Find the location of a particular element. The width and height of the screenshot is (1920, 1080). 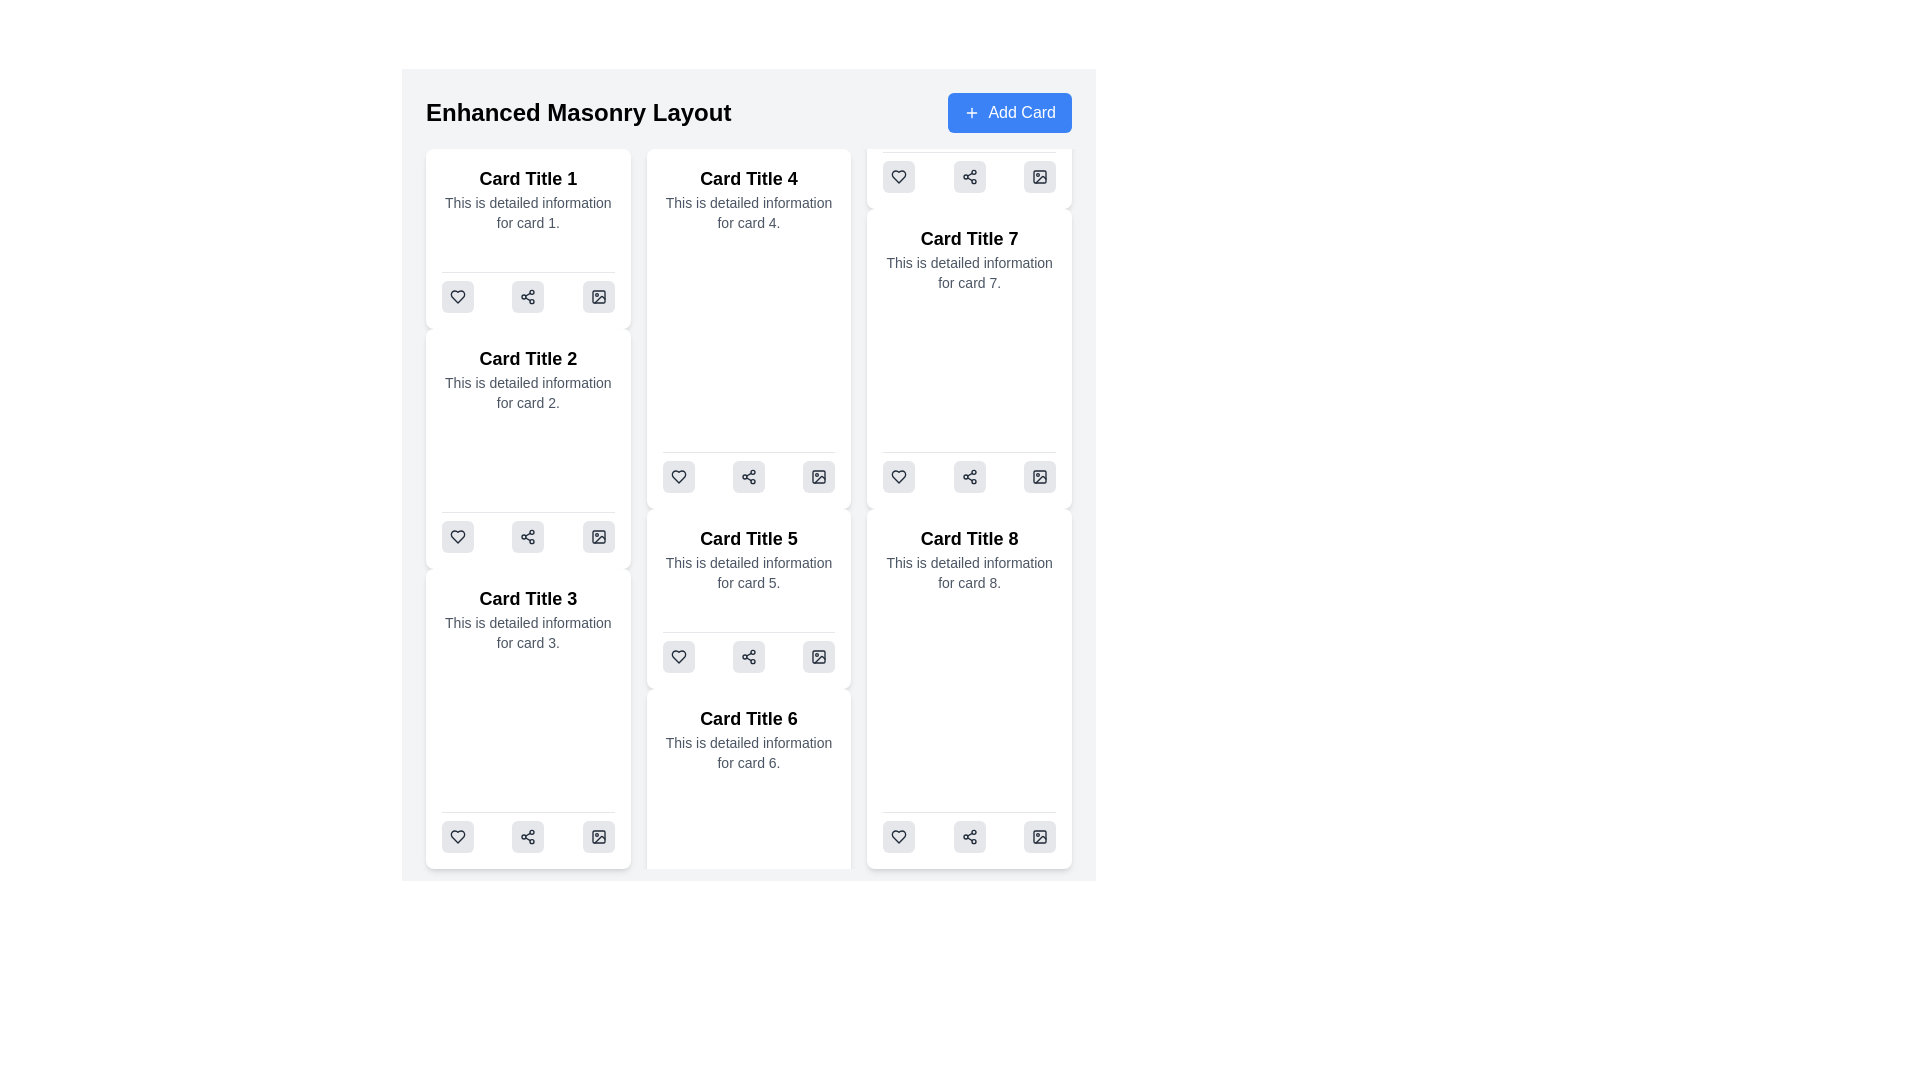

the icon resembling a picture frame located at the bottom-right corner of the card labeled 'Card Title 3' to initiate the image-related action is located at coordinates (597, 837).